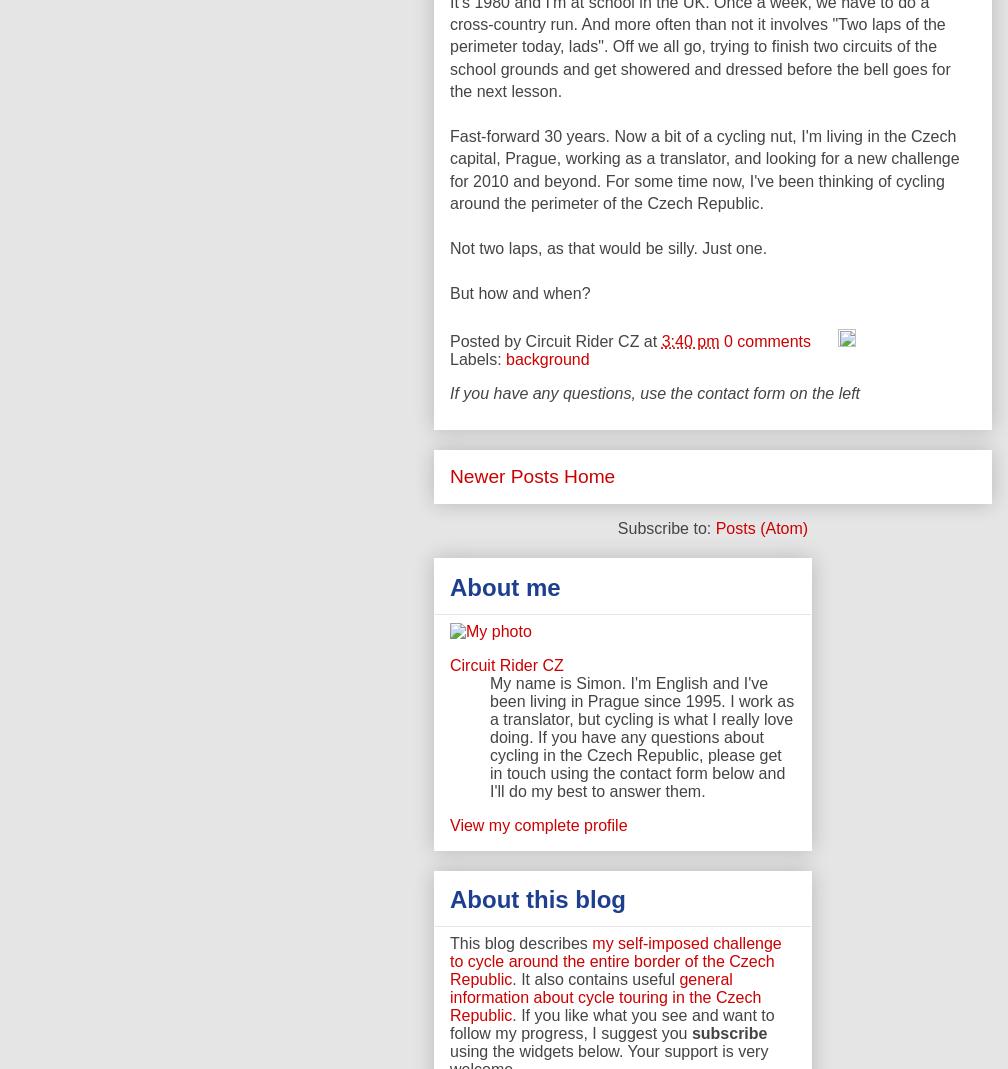  I want to click on 'About this blog', so click(537, 897).